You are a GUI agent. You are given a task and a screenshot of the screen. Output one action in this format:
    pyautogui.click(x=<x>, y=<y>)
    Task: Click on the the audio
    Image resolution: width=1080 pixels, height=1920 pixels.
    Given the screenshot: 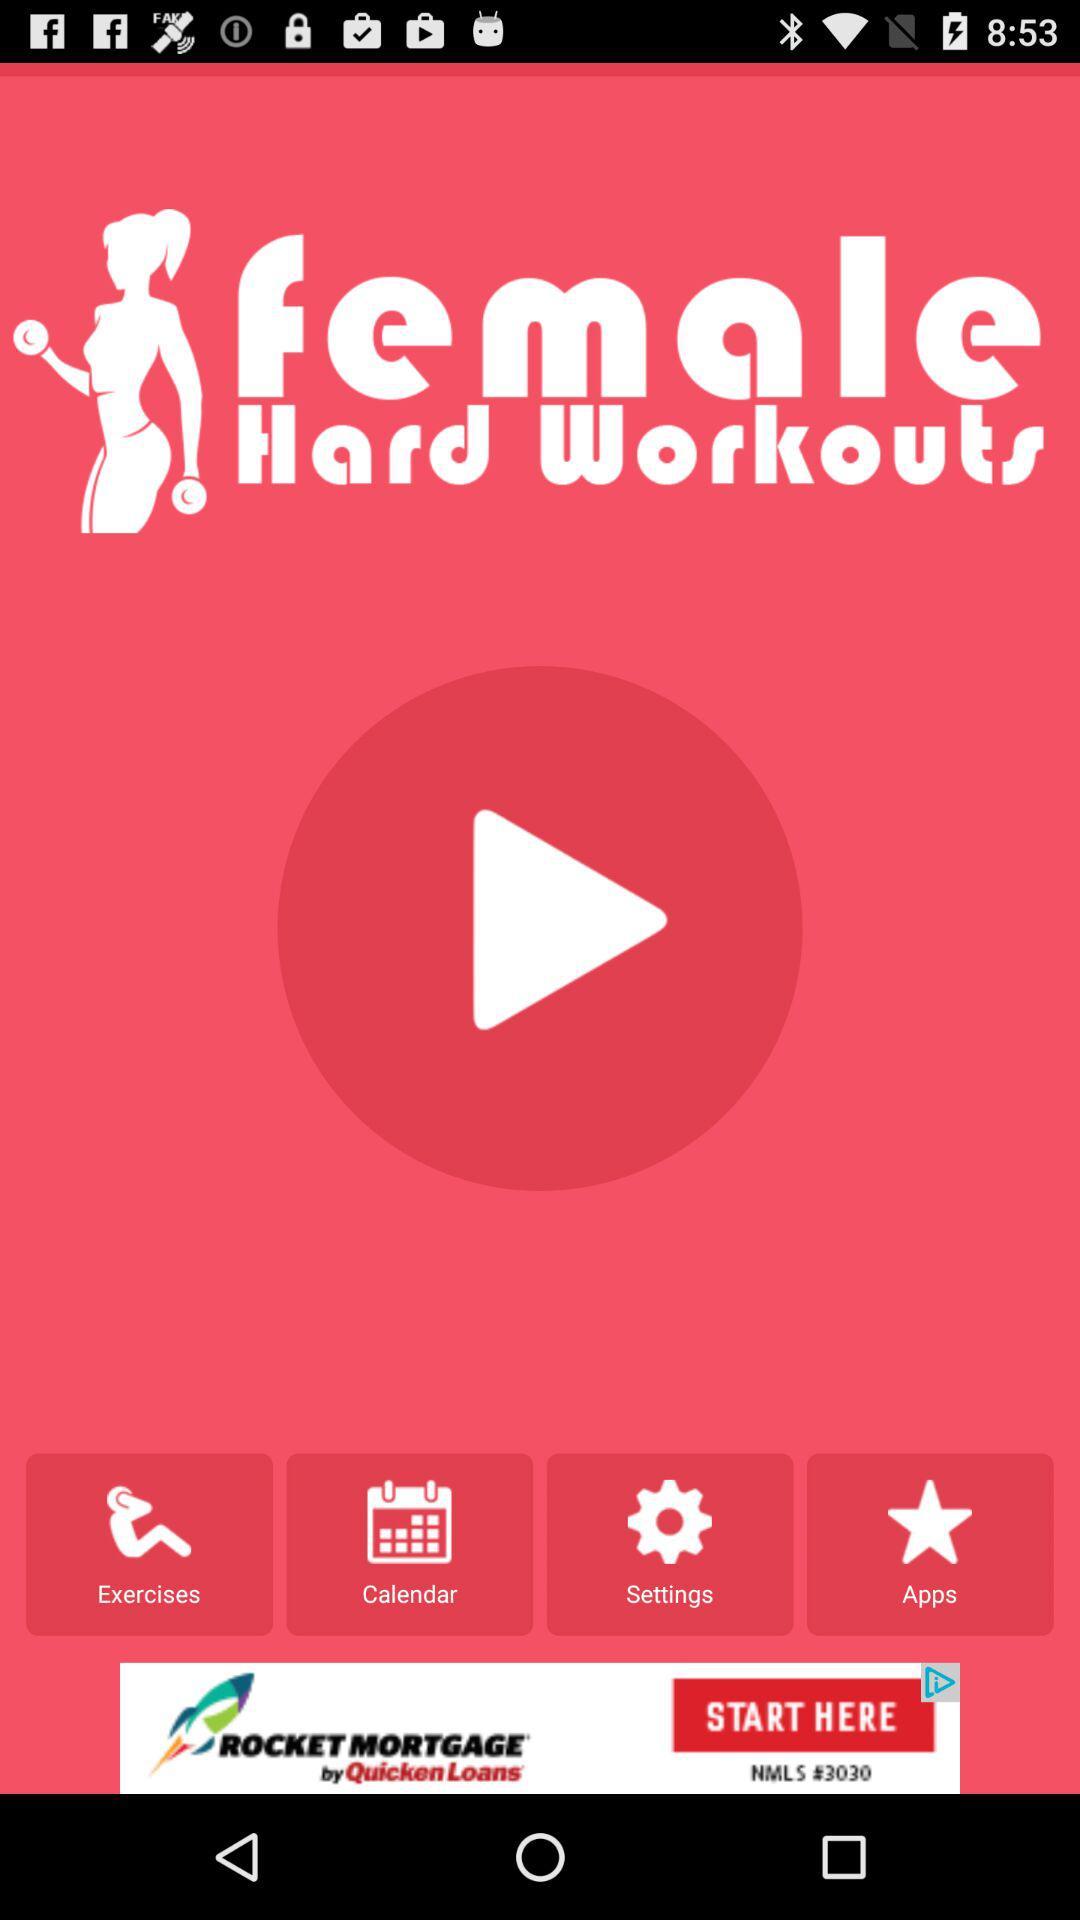 What is the action you would take?
    pyautogui.click(x=540, y=927)
    